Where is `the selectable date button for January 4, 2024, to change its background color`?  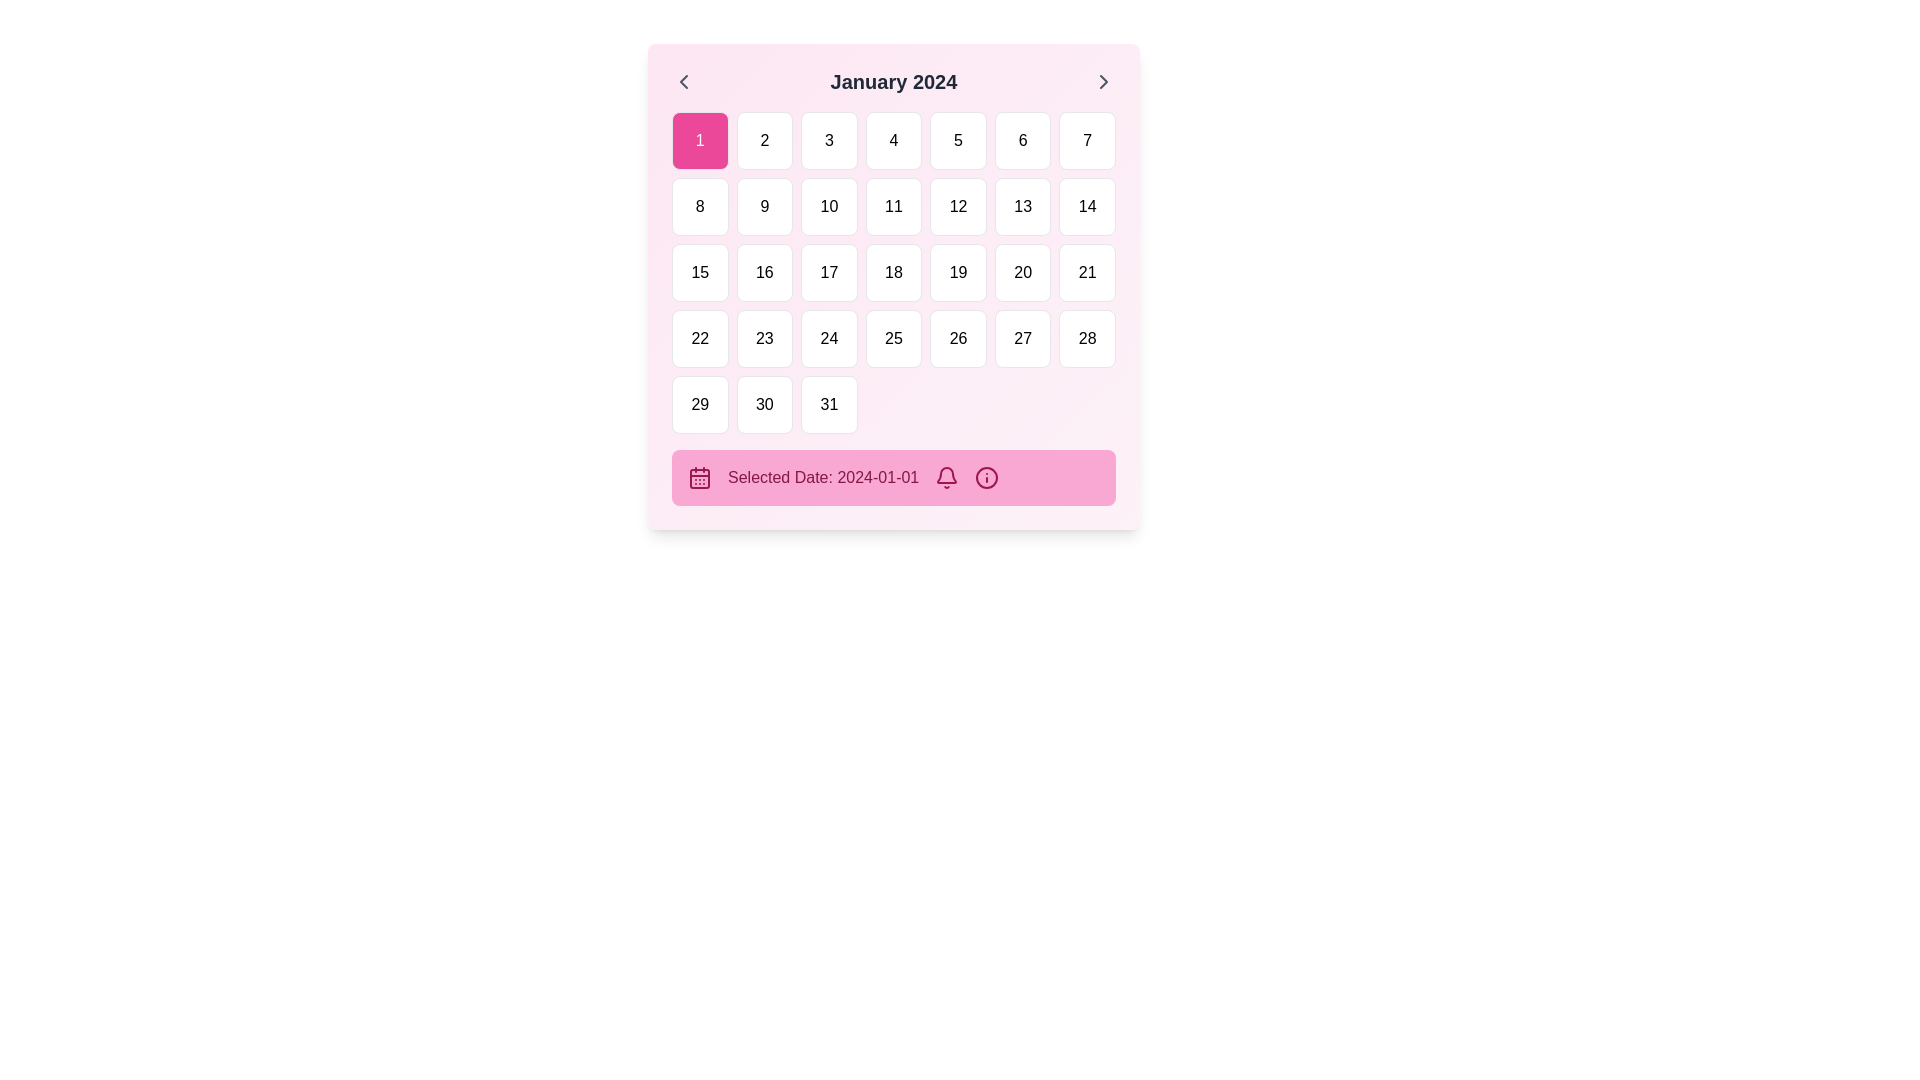 the selectable date button for January 4, 2024, to change its background color is located at coordinates (892, 140).